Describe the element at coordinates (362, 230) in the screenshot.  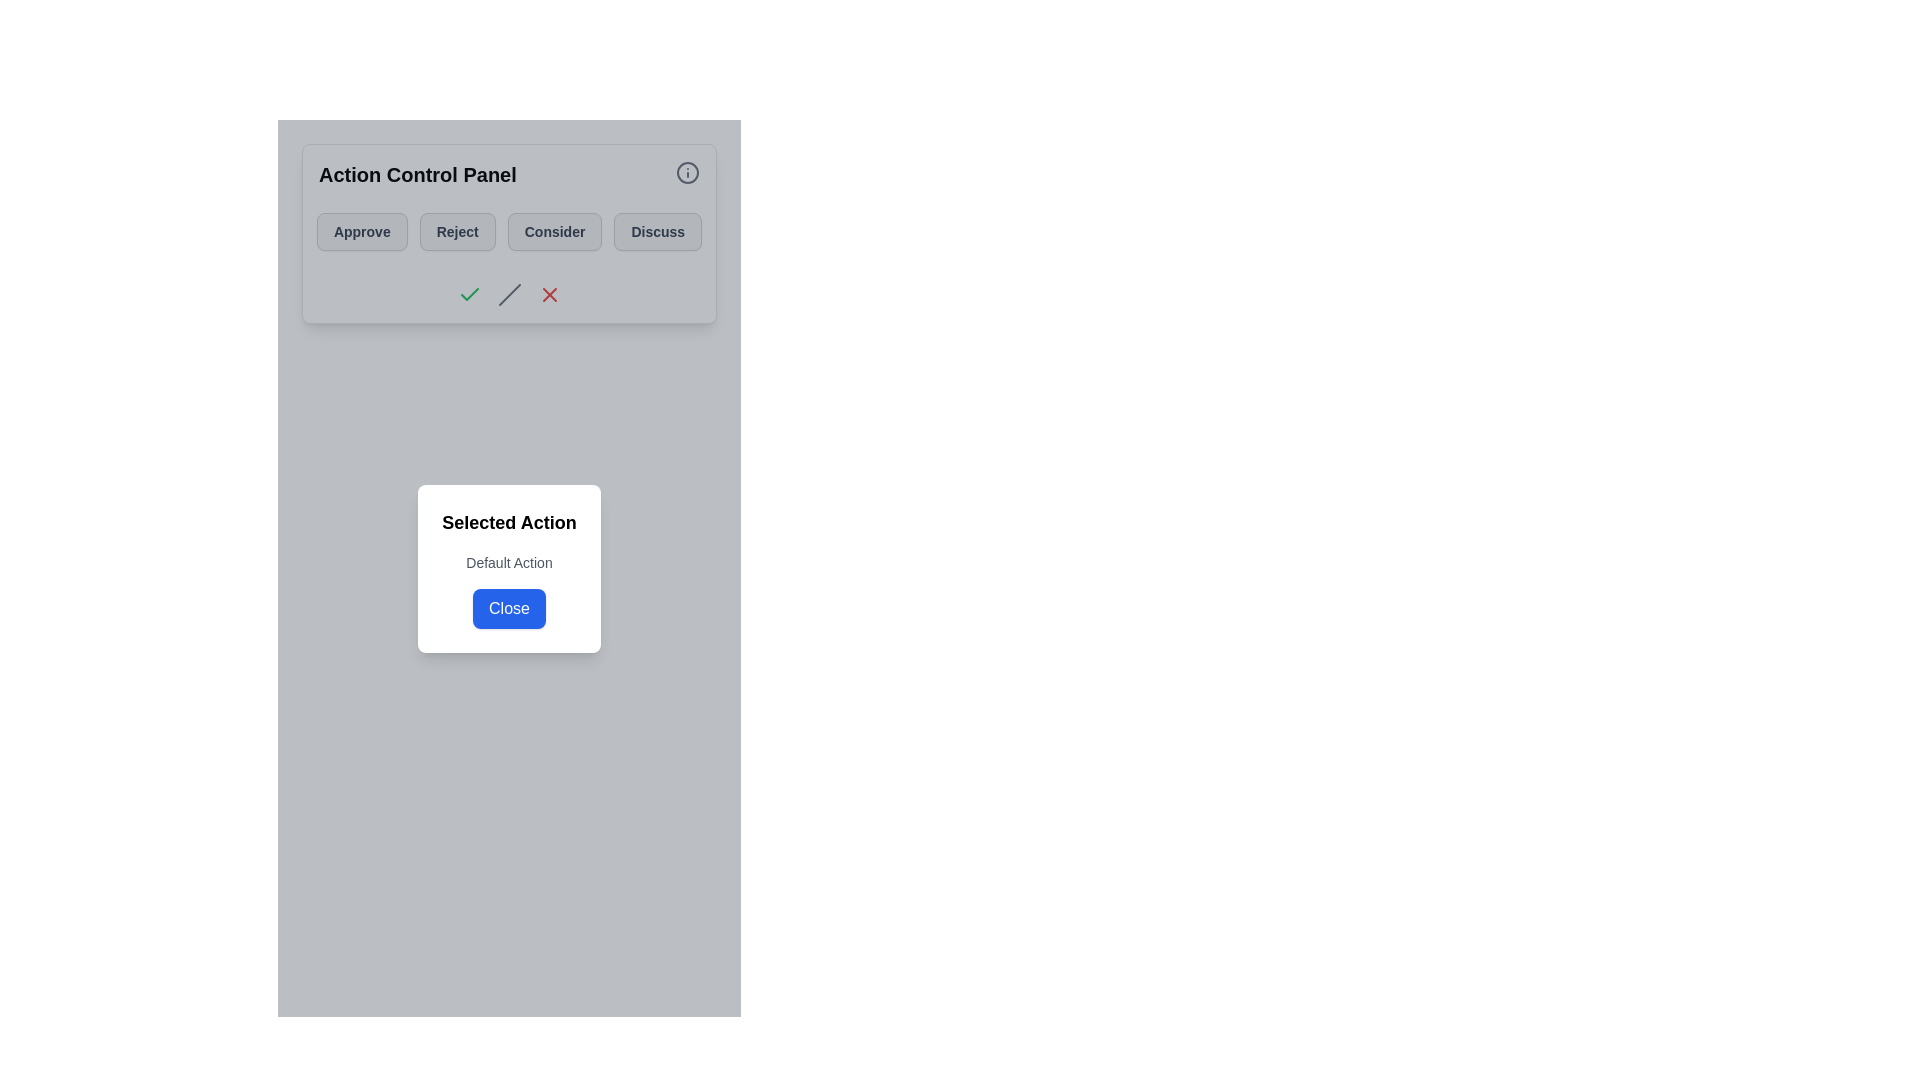
I see `the first button in the horizontal group labeled 'Approve' located below the 'Action Control Panel' heading` at that location.